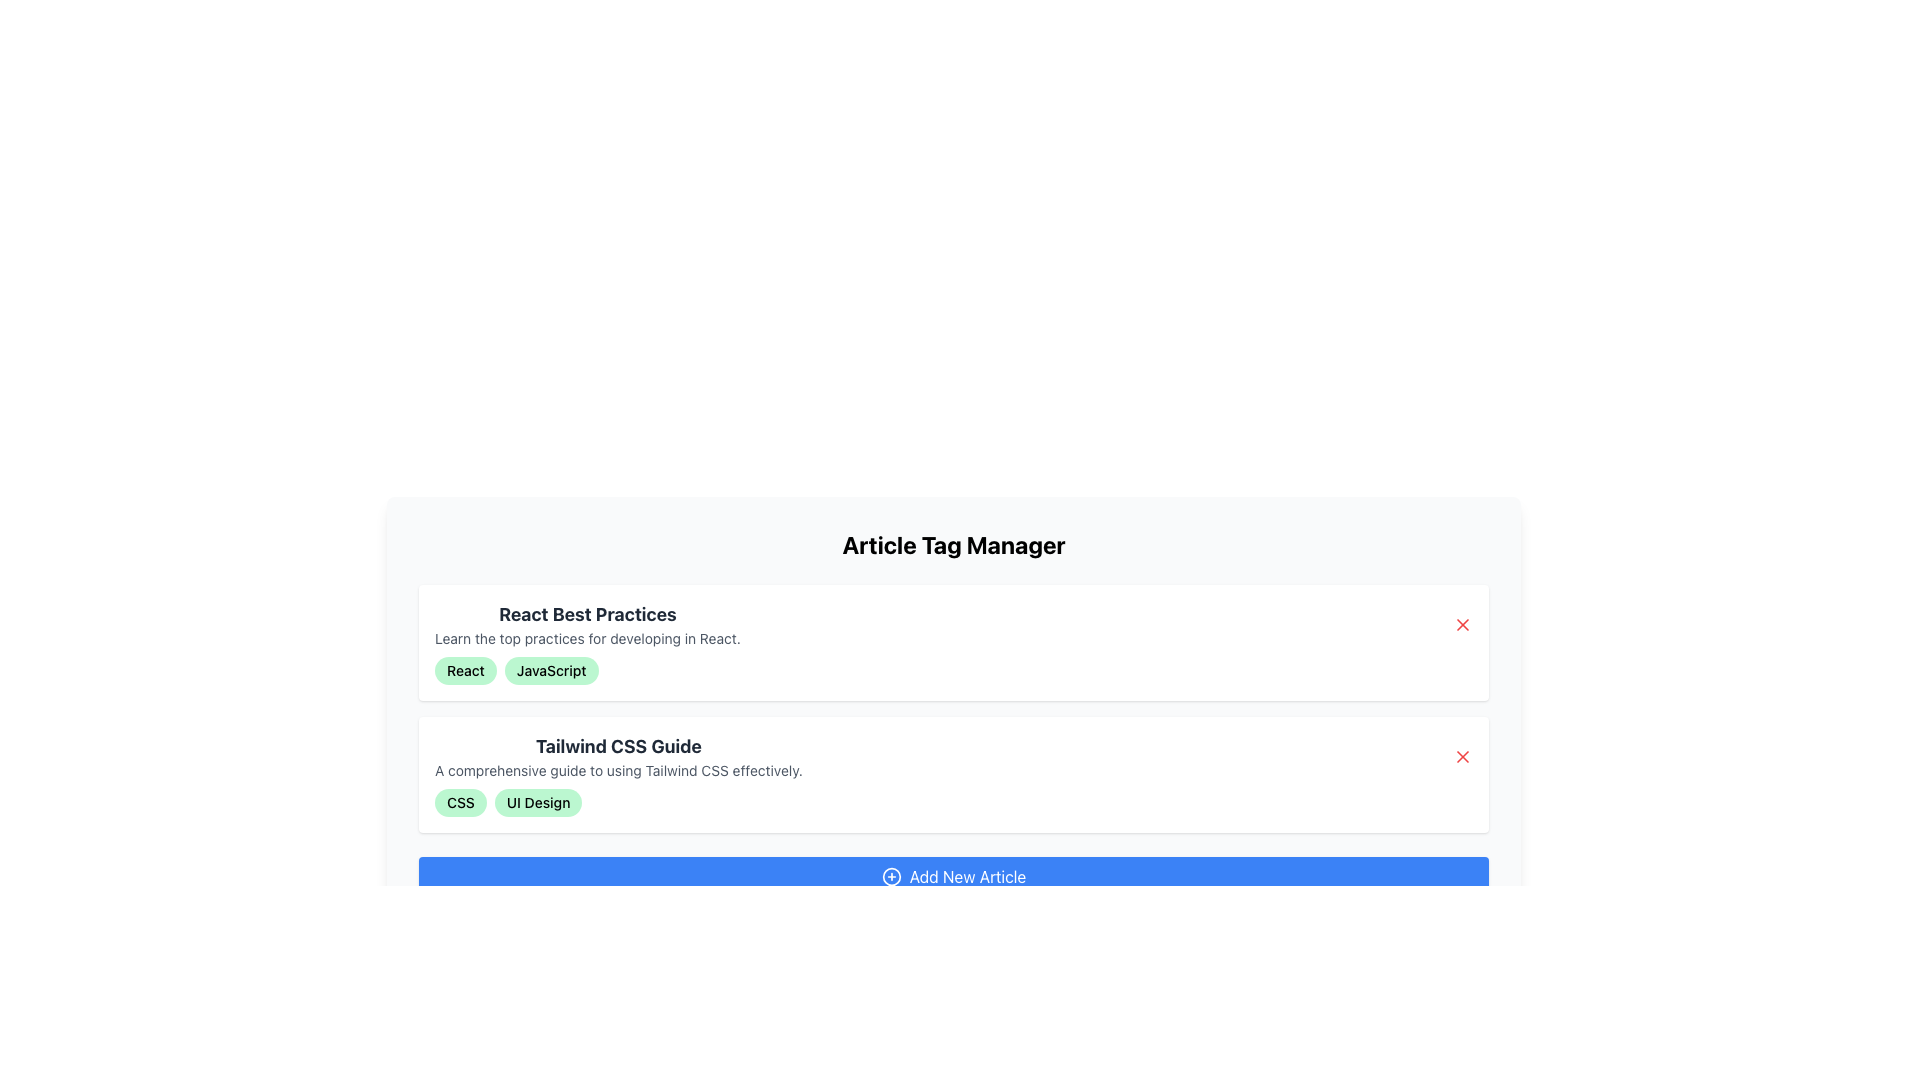  I want to click on the first tag element, which is positioned on the left side below the 'Tailwind CSS Guide' box, and indicates a category or keyword relevant to the content, so click(459, 801).